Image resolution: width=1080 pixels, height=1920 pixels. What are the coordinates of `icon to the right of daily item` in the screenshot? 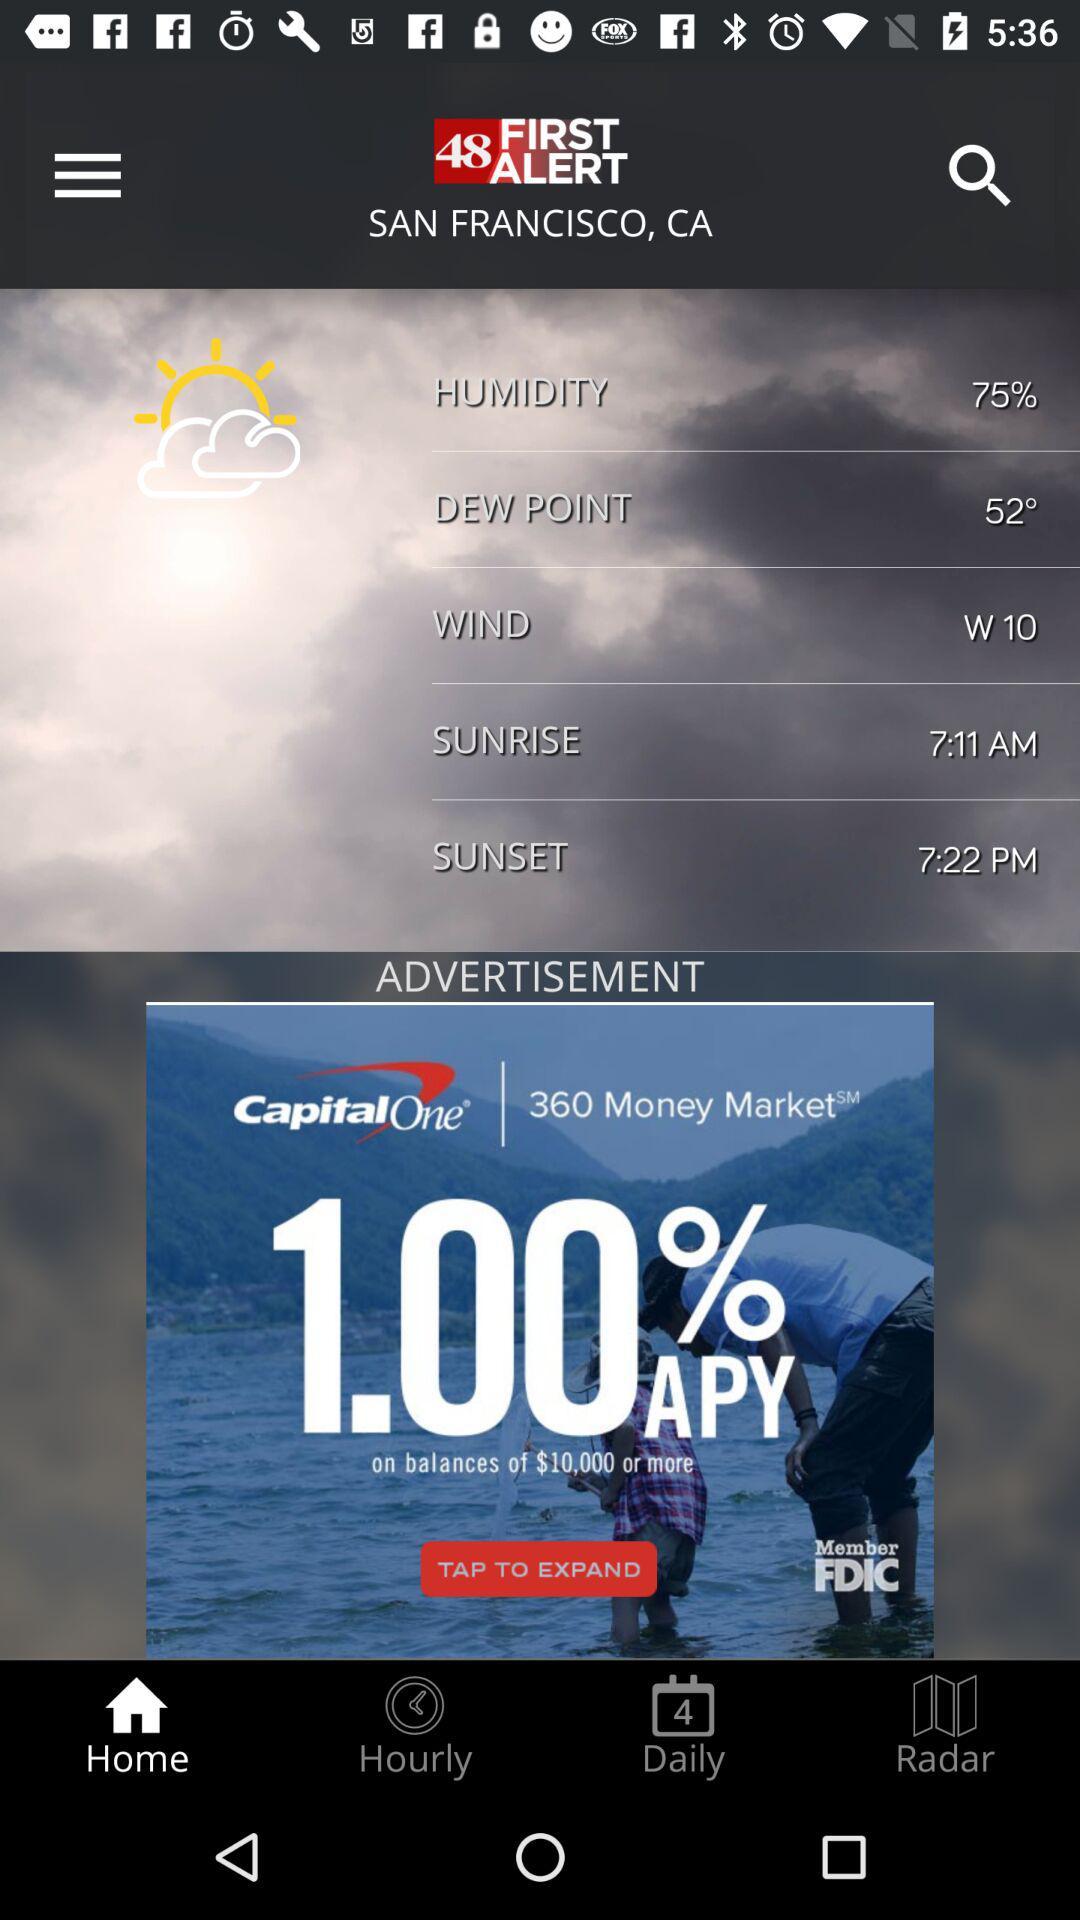 It's located at (945, 1726).